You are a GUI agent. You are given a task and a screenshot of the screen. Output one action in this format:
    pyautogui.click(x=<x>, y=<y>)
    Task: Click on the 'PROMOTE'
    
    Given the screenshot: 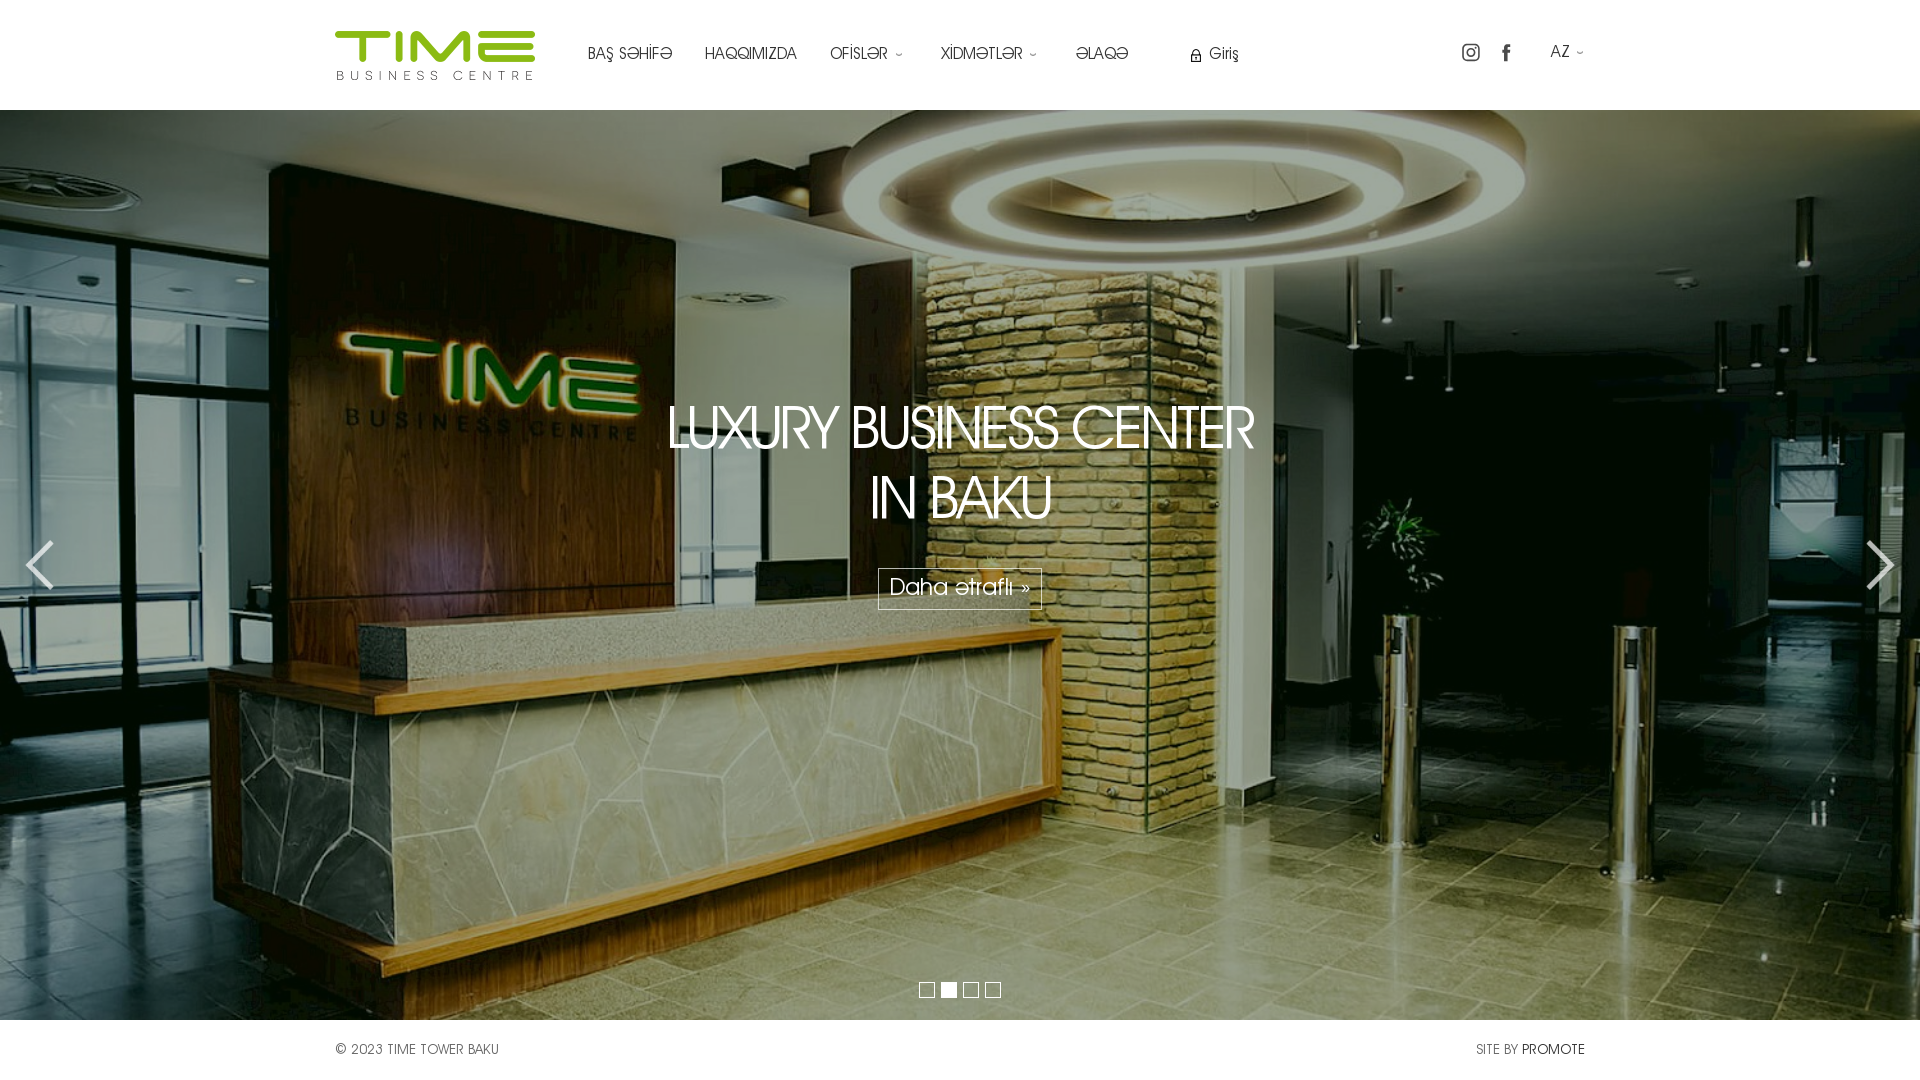 What is the action you would take?
    pyautogui.click(x=1552, y=1048)
    